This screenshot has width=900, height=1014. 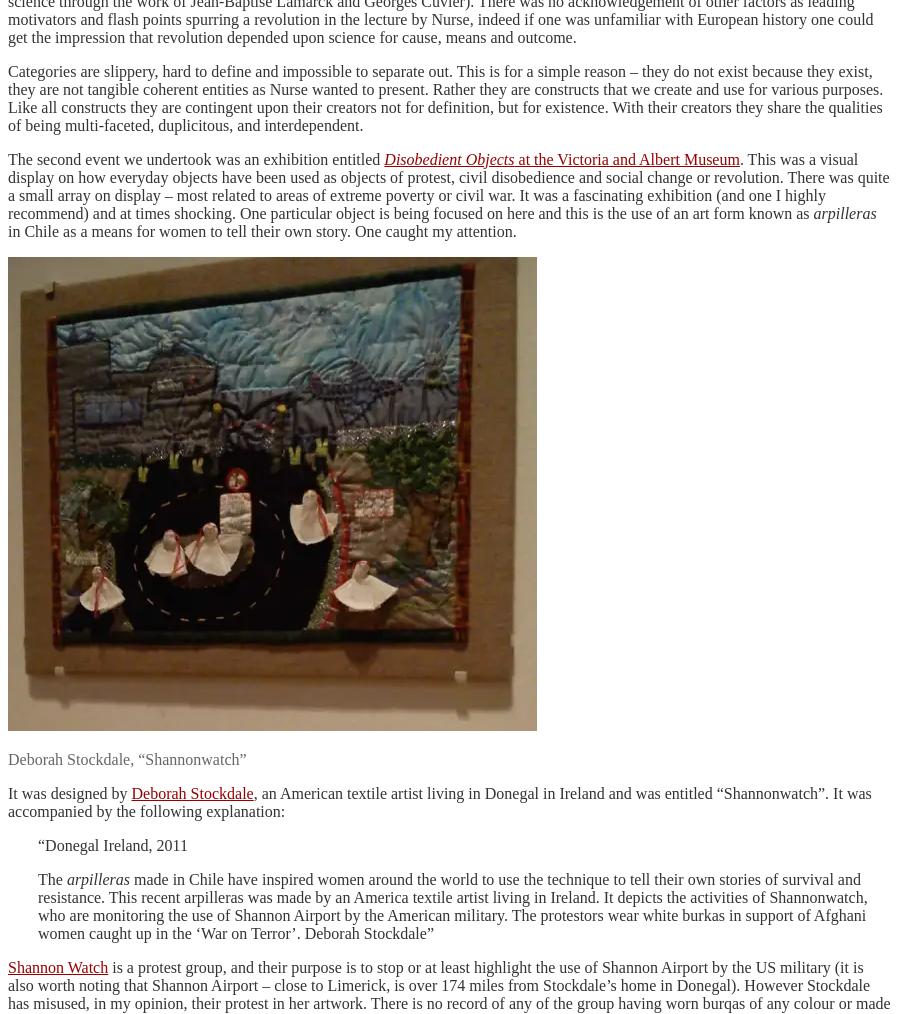 I want to click on 'Deborah Stockdale', so click(x=191, y=792).